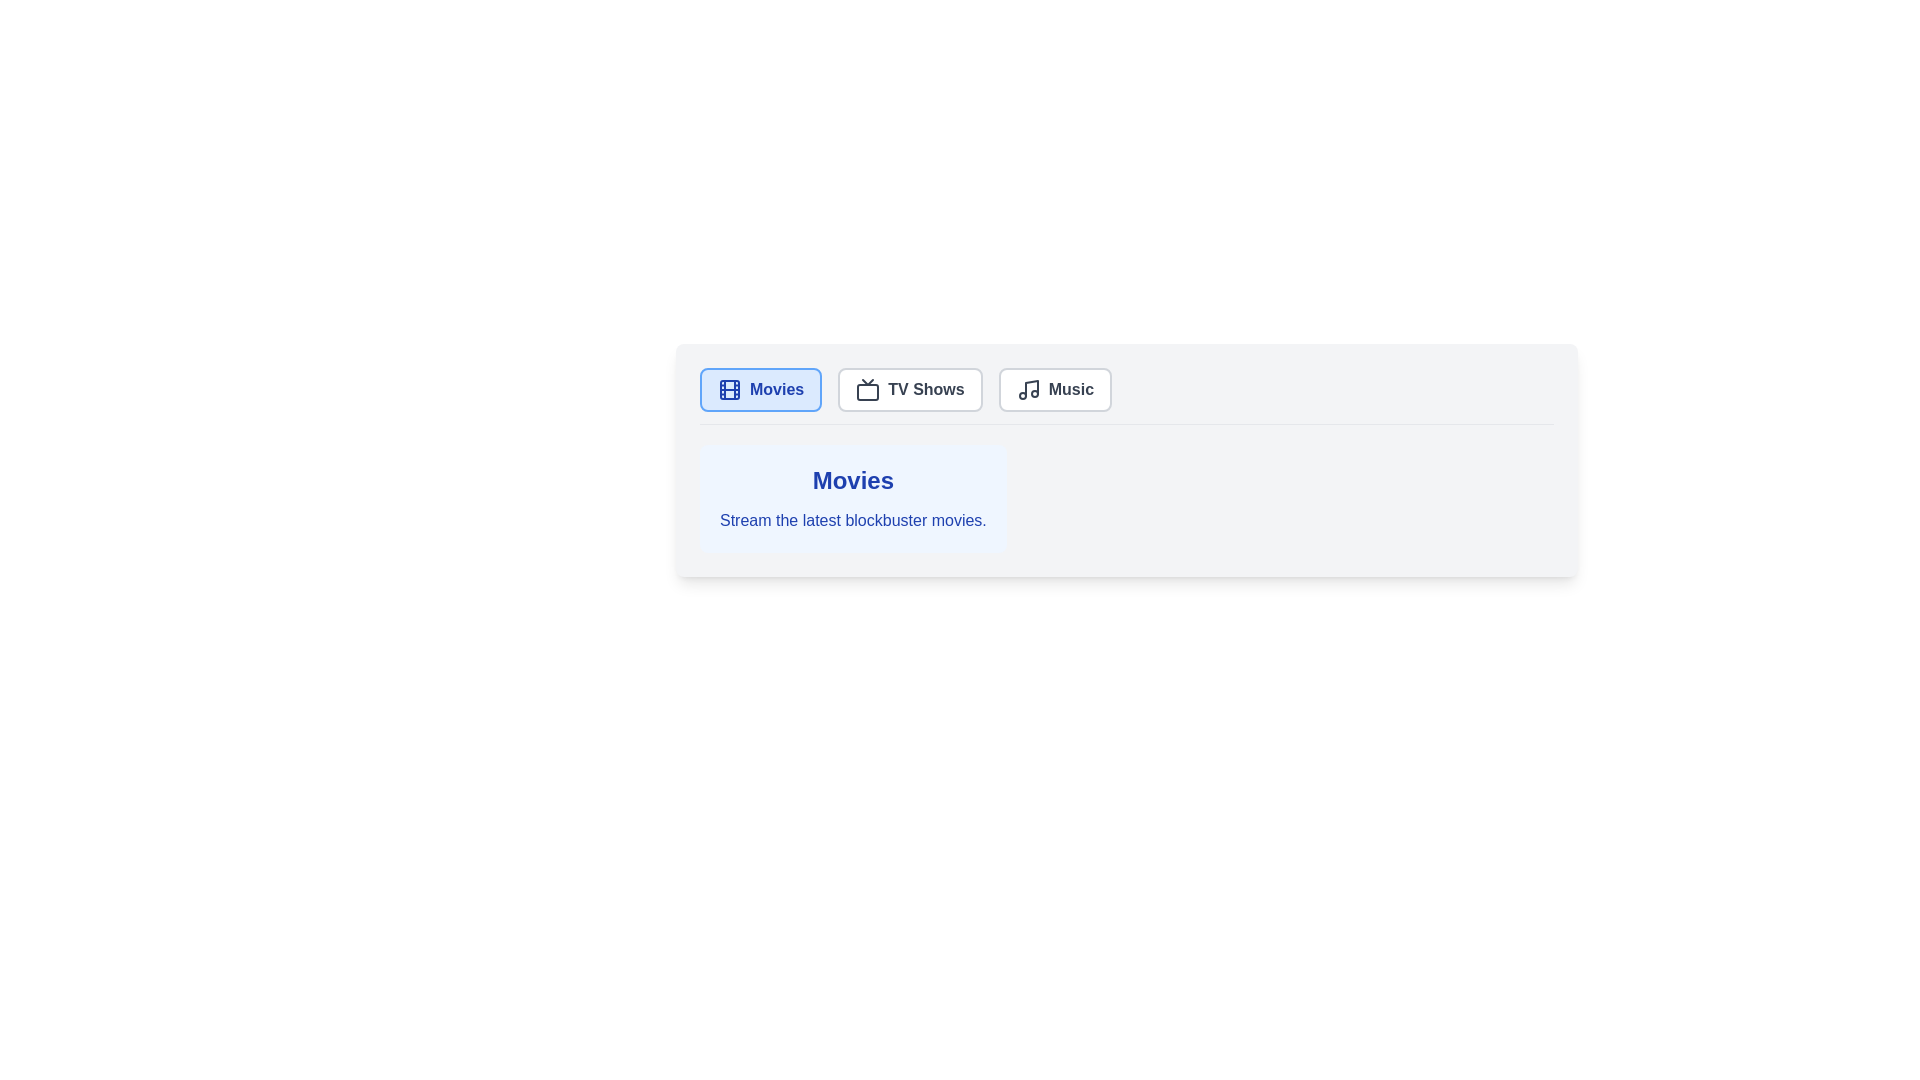 The height and width of the screenshot is (1080, 1920). Describe the element at coordinates (1054, 389) in the screenshot. I see `the 'Music' button in the navigation bar` at that location.